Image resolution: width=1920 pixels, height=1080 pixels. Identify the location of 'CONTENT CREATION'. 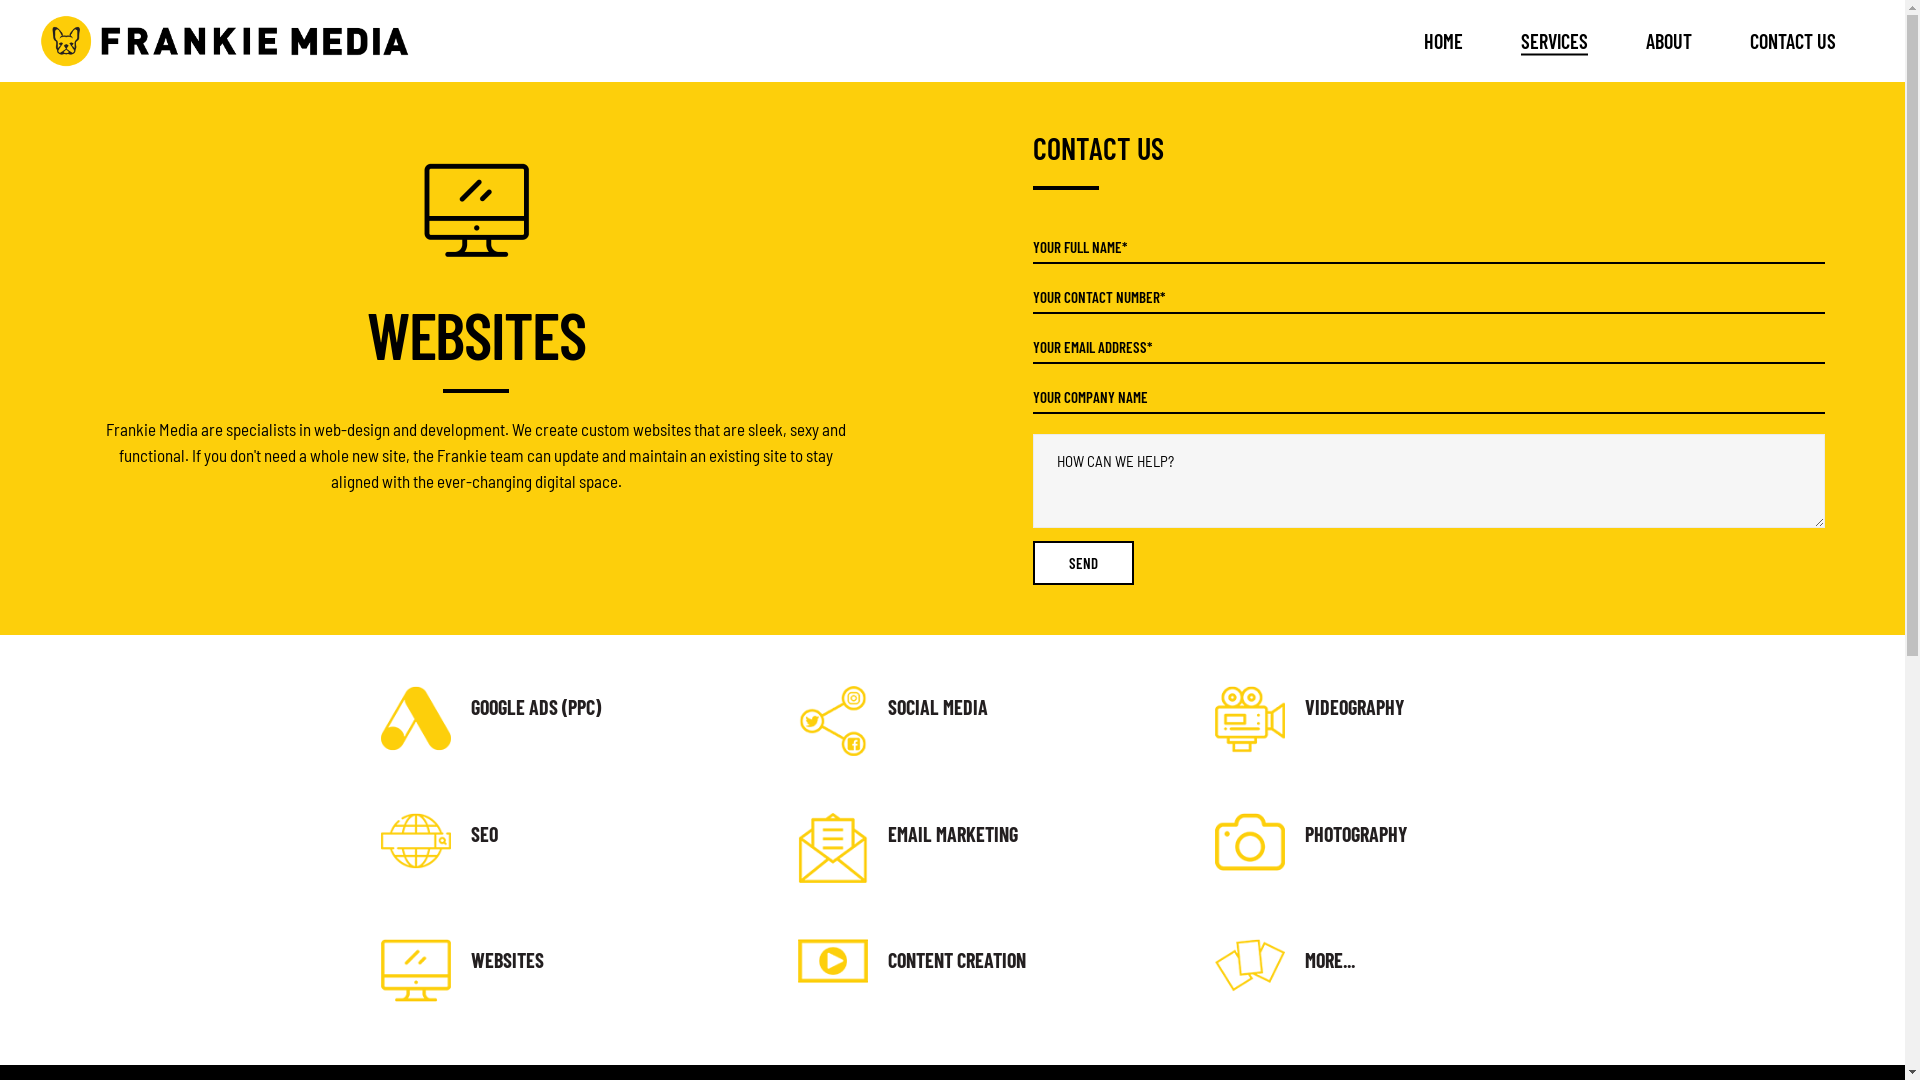
(955, 959).